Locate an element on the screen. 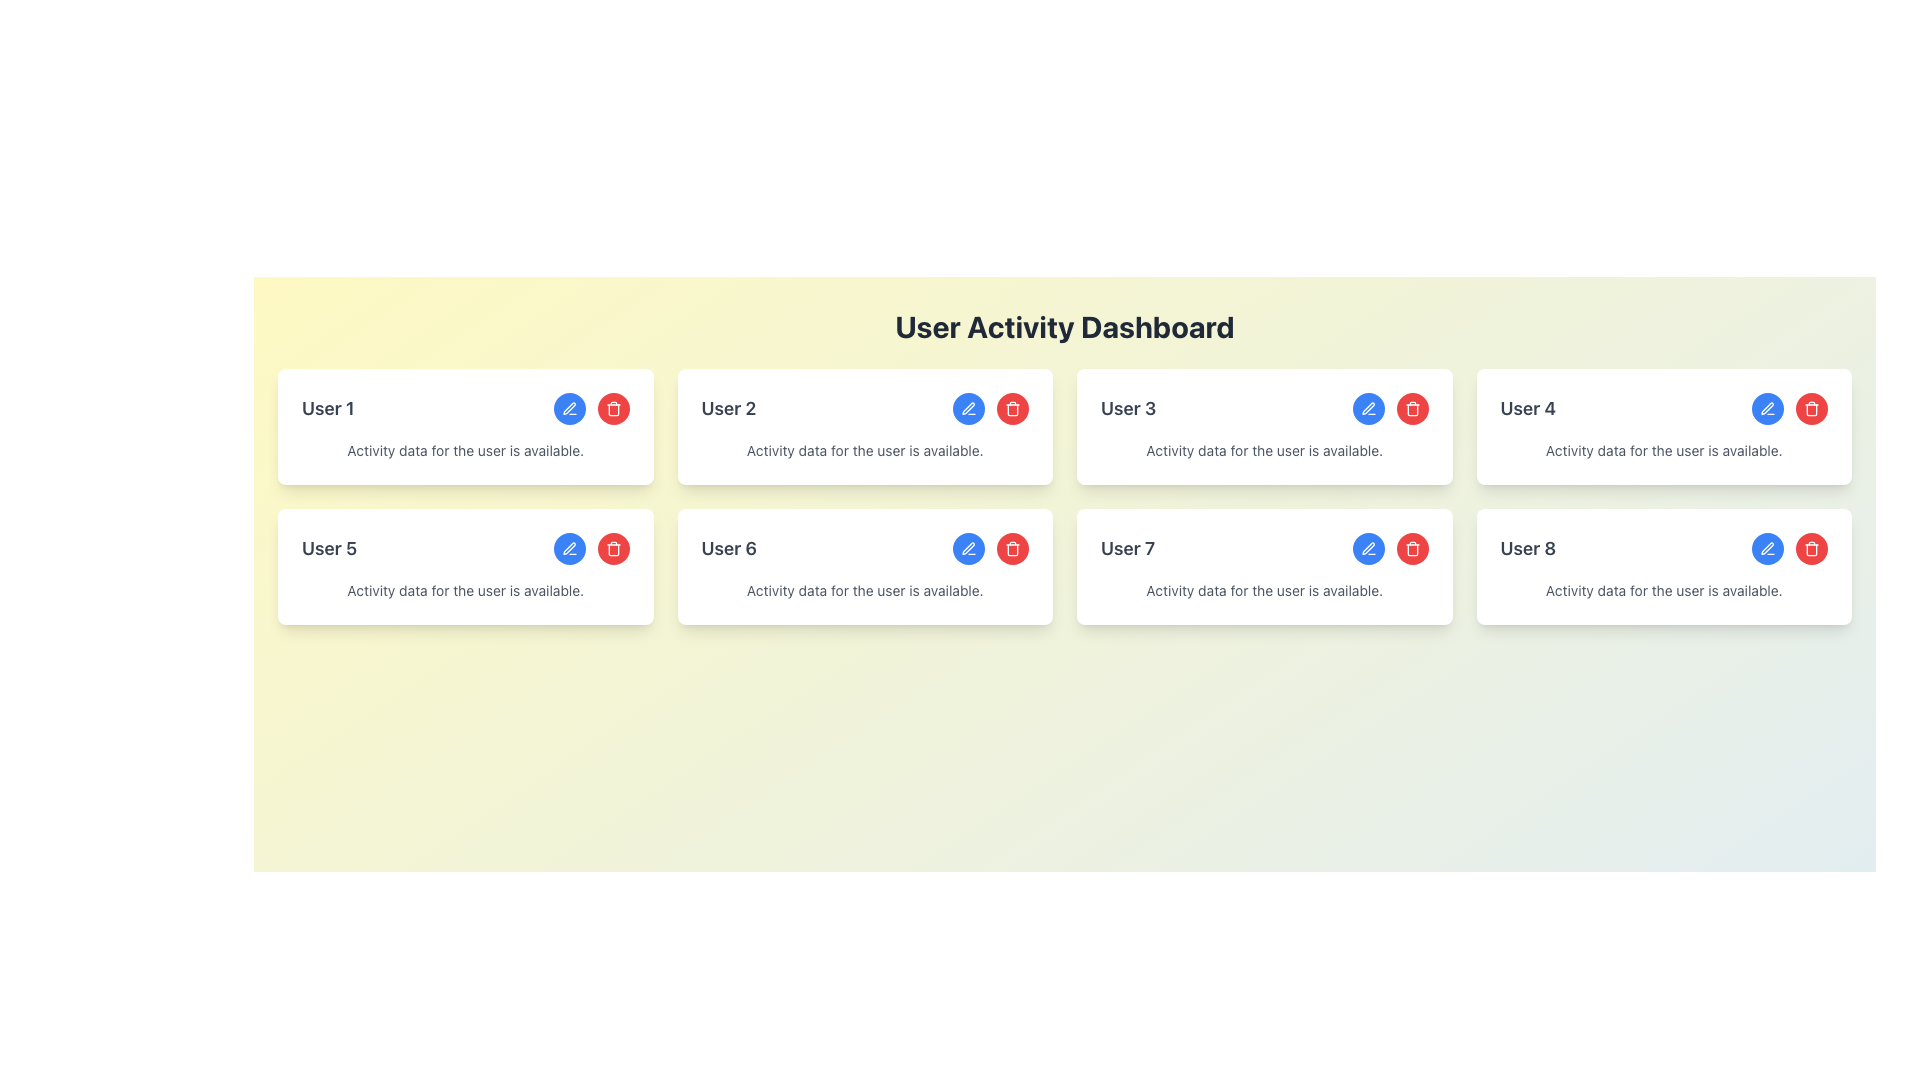 The image size is (1920, 1080). the Action Group containing the blue pencil icon and red trash bin icon located at the top-right corner of the 'User 2' card is located at coordinates (990, 407).